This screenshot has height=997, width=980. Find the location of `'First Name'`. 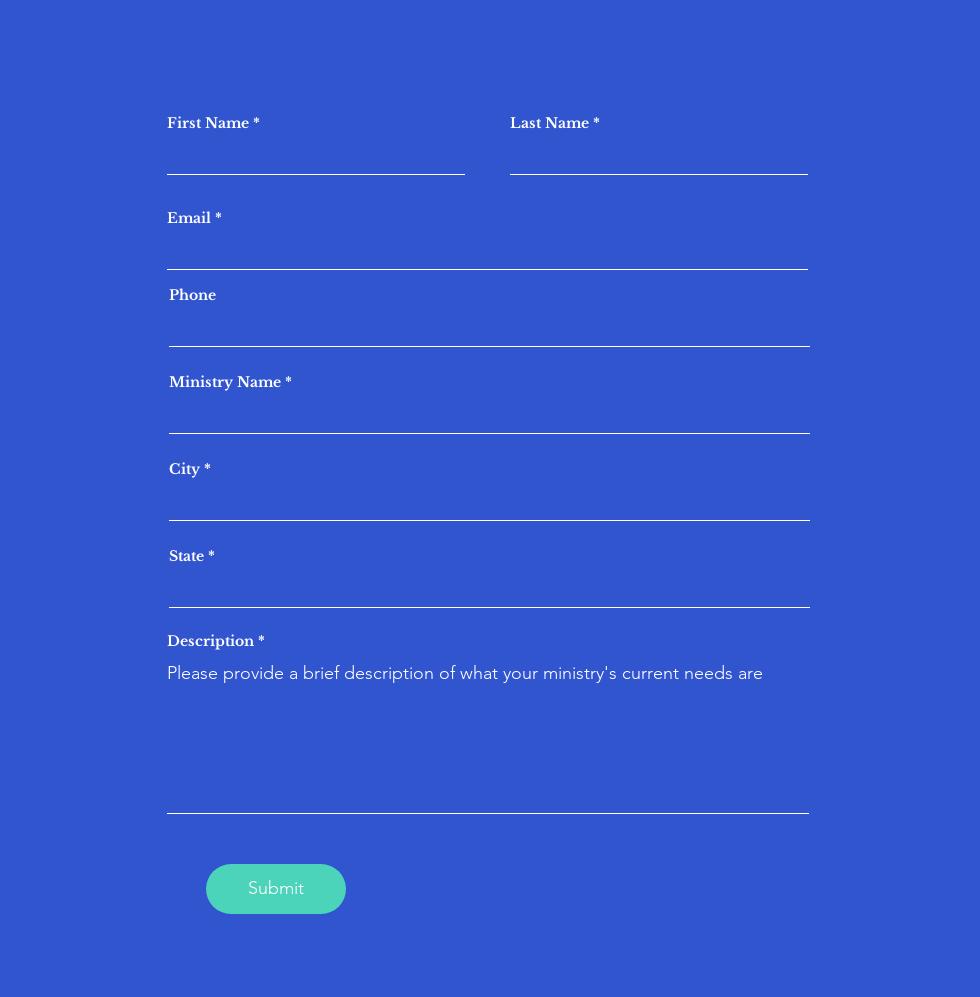

'First Name' is located at coordinates (207, 122).